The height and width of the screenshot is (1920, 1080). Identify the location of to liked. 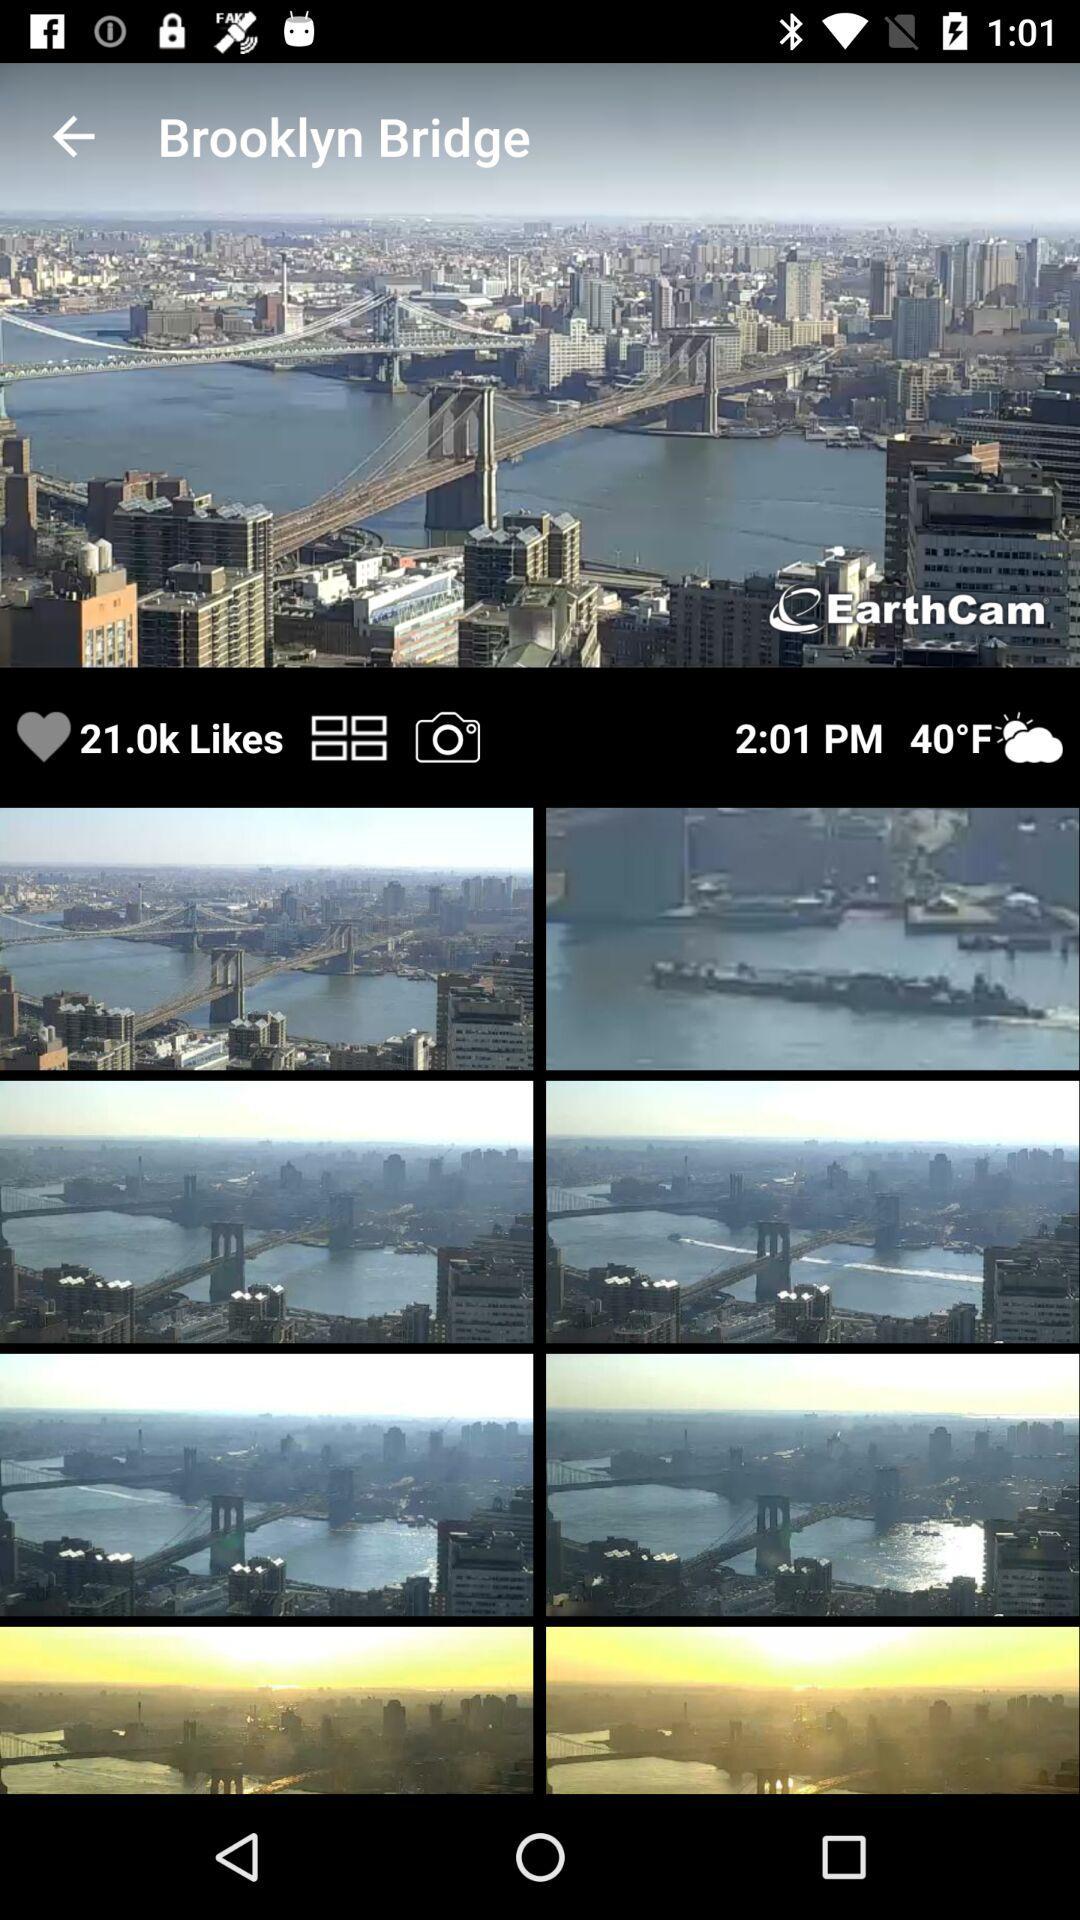
(43, 736).